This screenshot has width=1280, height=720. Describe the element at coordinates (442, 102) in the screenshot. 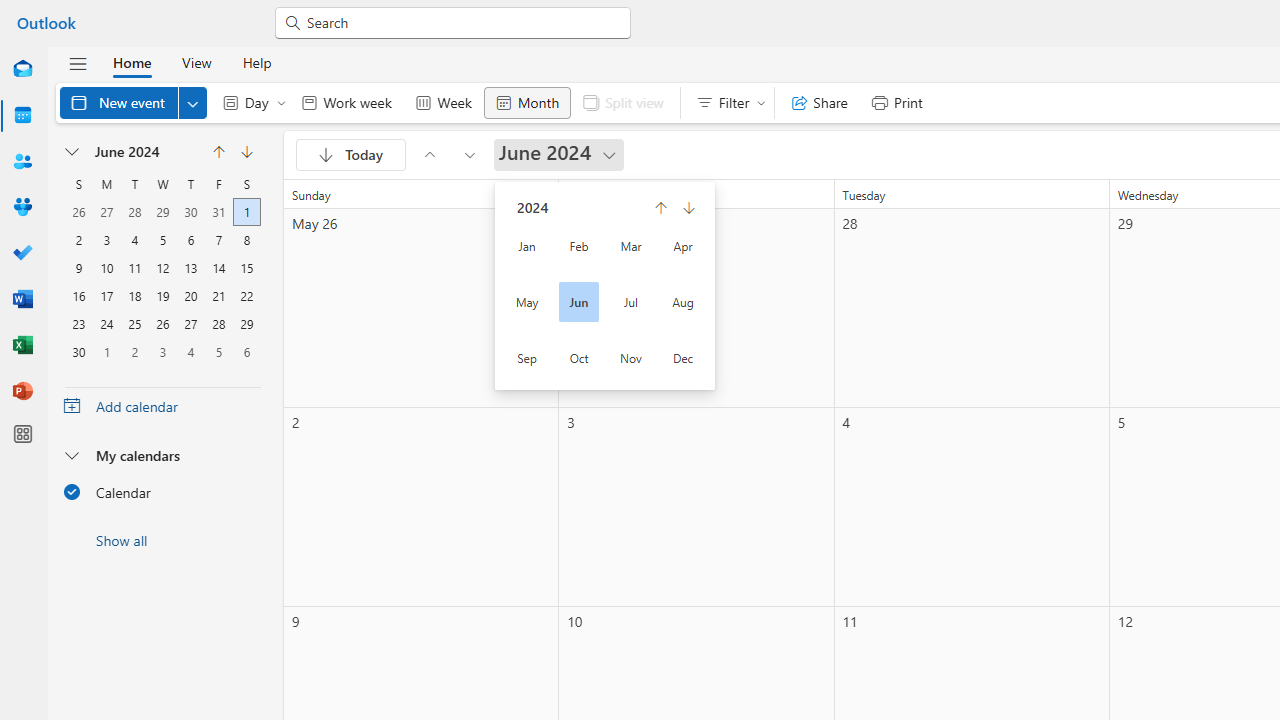

I see `'Week'` at that location.